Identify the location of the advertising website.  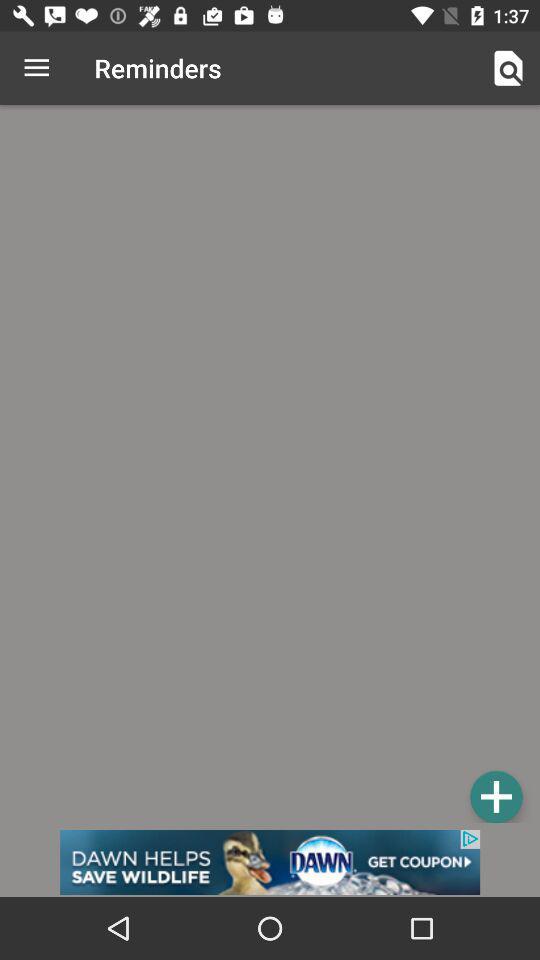
(270, 861).